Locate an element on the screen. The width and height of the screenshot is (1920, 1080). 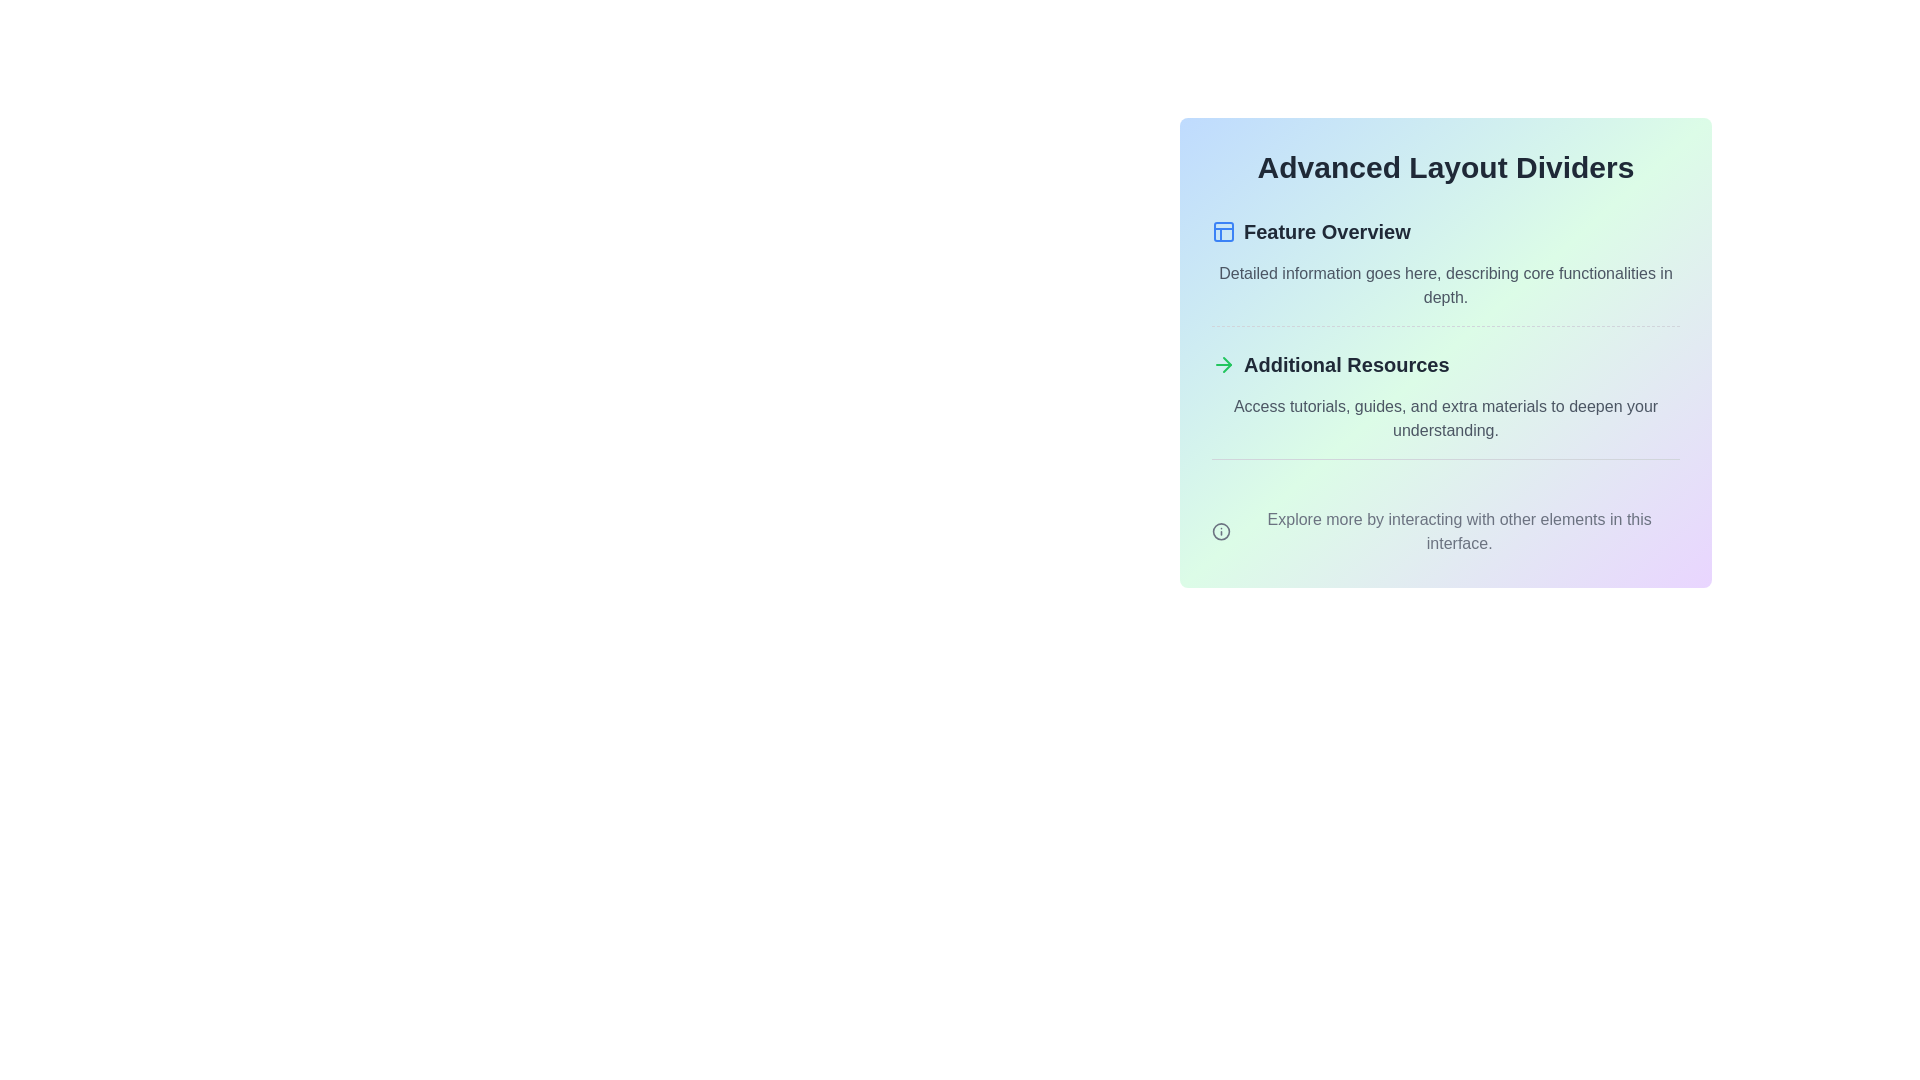
the centrally positioned circle element within the SVG icon that contributes to its informational or decorative aspect is located at coordinates (1220, 531).